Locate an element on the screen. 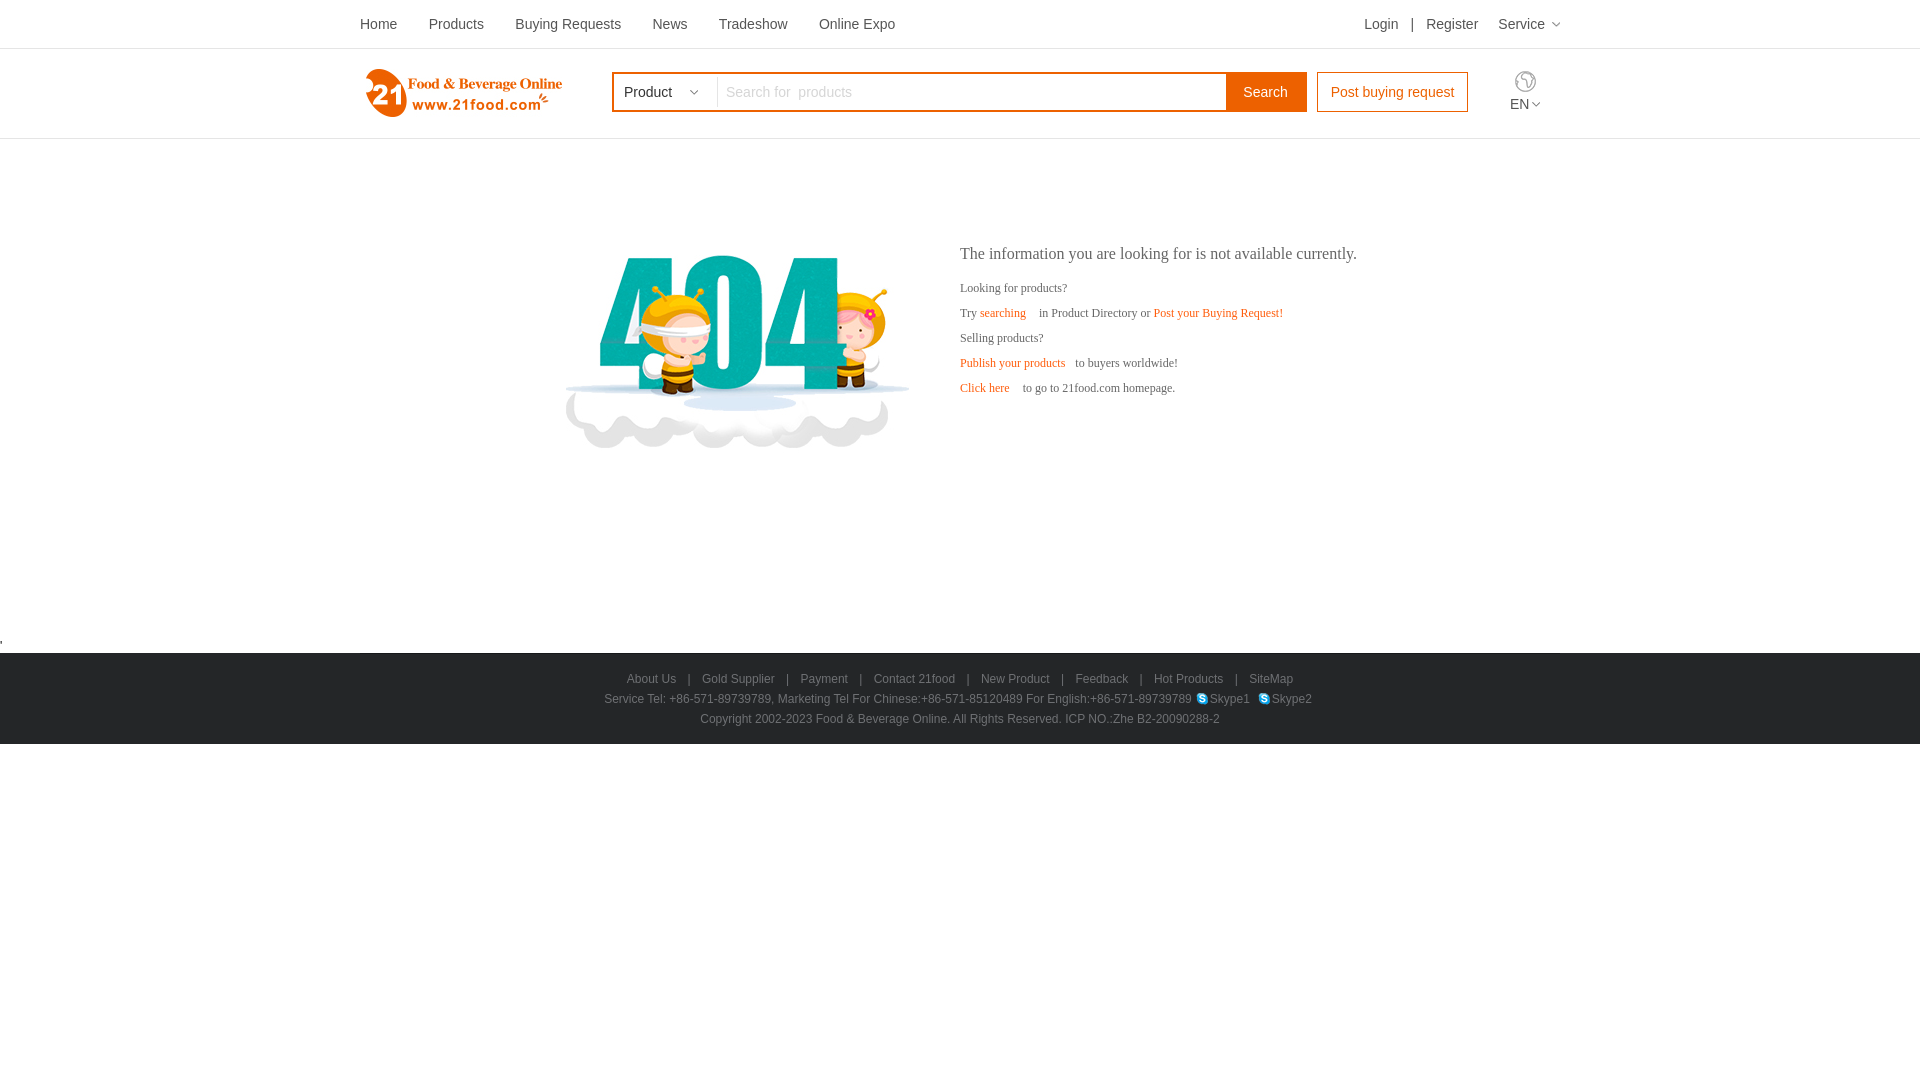 The image size is (1920, 1080). 'SiteMap' is located at coordinates (1270, 677).